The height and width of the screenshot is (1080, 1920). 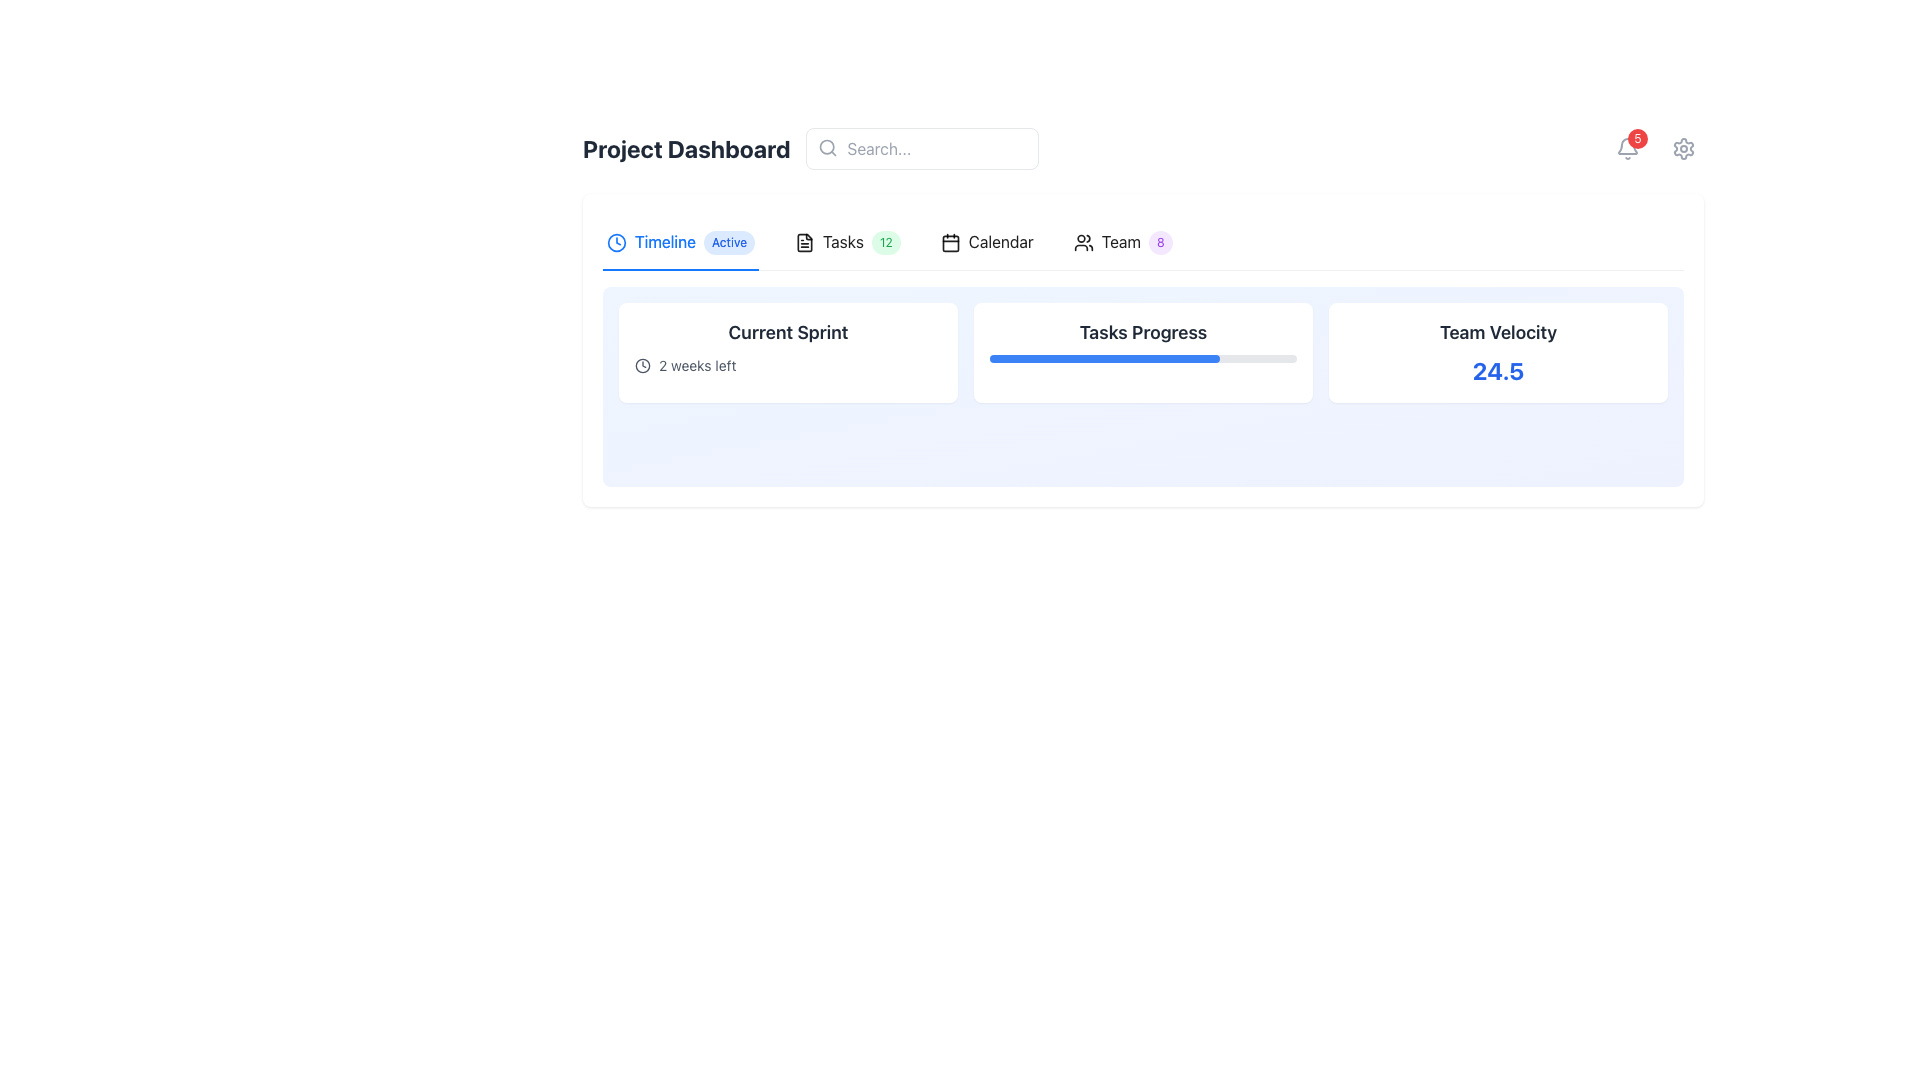 What do you see at coordinates (1683, 148) in the screenshot?
I see `the Settings Icon located in the top-right corner of the interface` at bounding box center [1683, 148].